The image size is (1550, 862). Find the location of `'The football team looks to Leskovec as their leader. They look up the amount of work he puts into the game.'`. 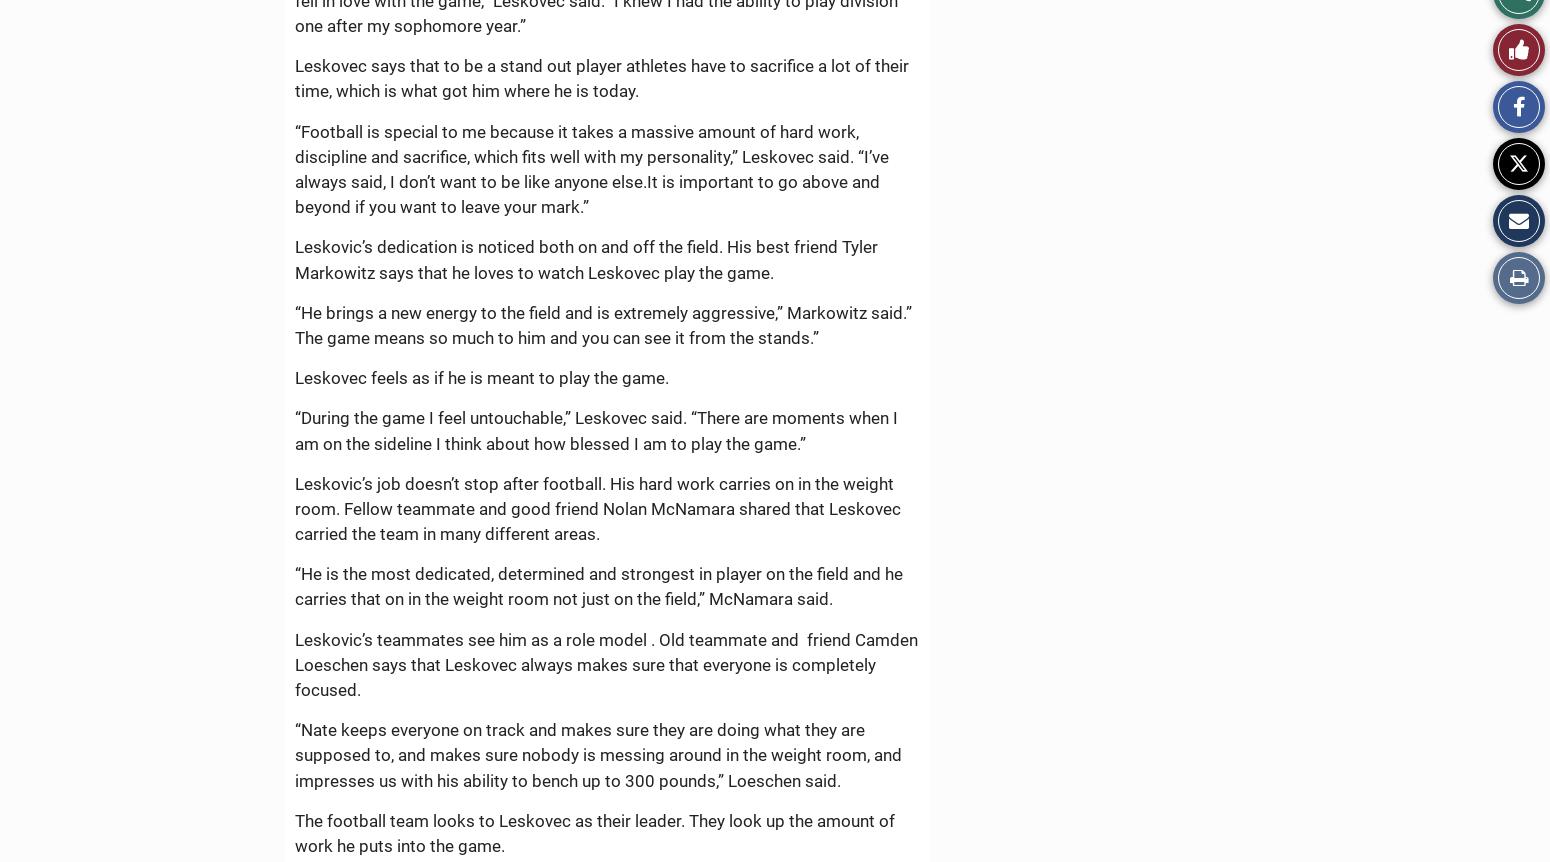

'The football team looks to Leskovec as their leader. They look up the amount of work he puts into the game.' is located at coordinates (595, 831).